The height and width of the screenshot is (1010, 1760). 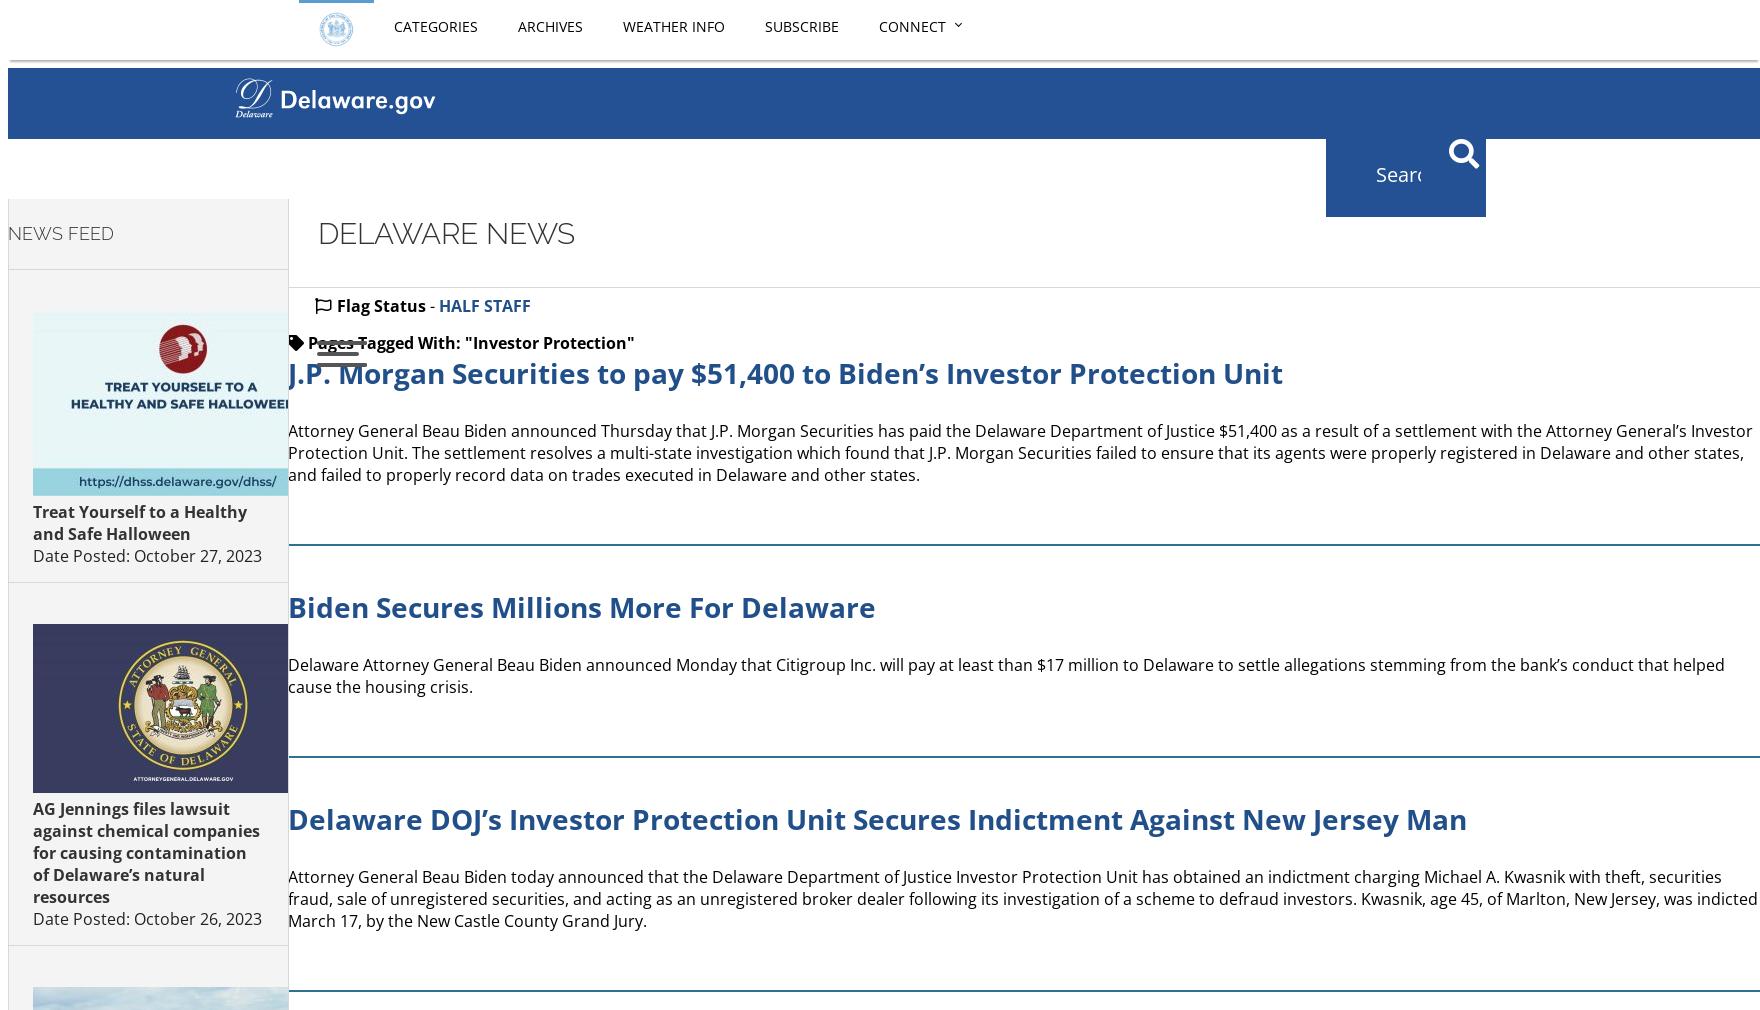 I want to click on 'AG Jennings files lawsuit against chemical companies for causing contamination of Delaware’s natural resources', so click(x=32, y=852).